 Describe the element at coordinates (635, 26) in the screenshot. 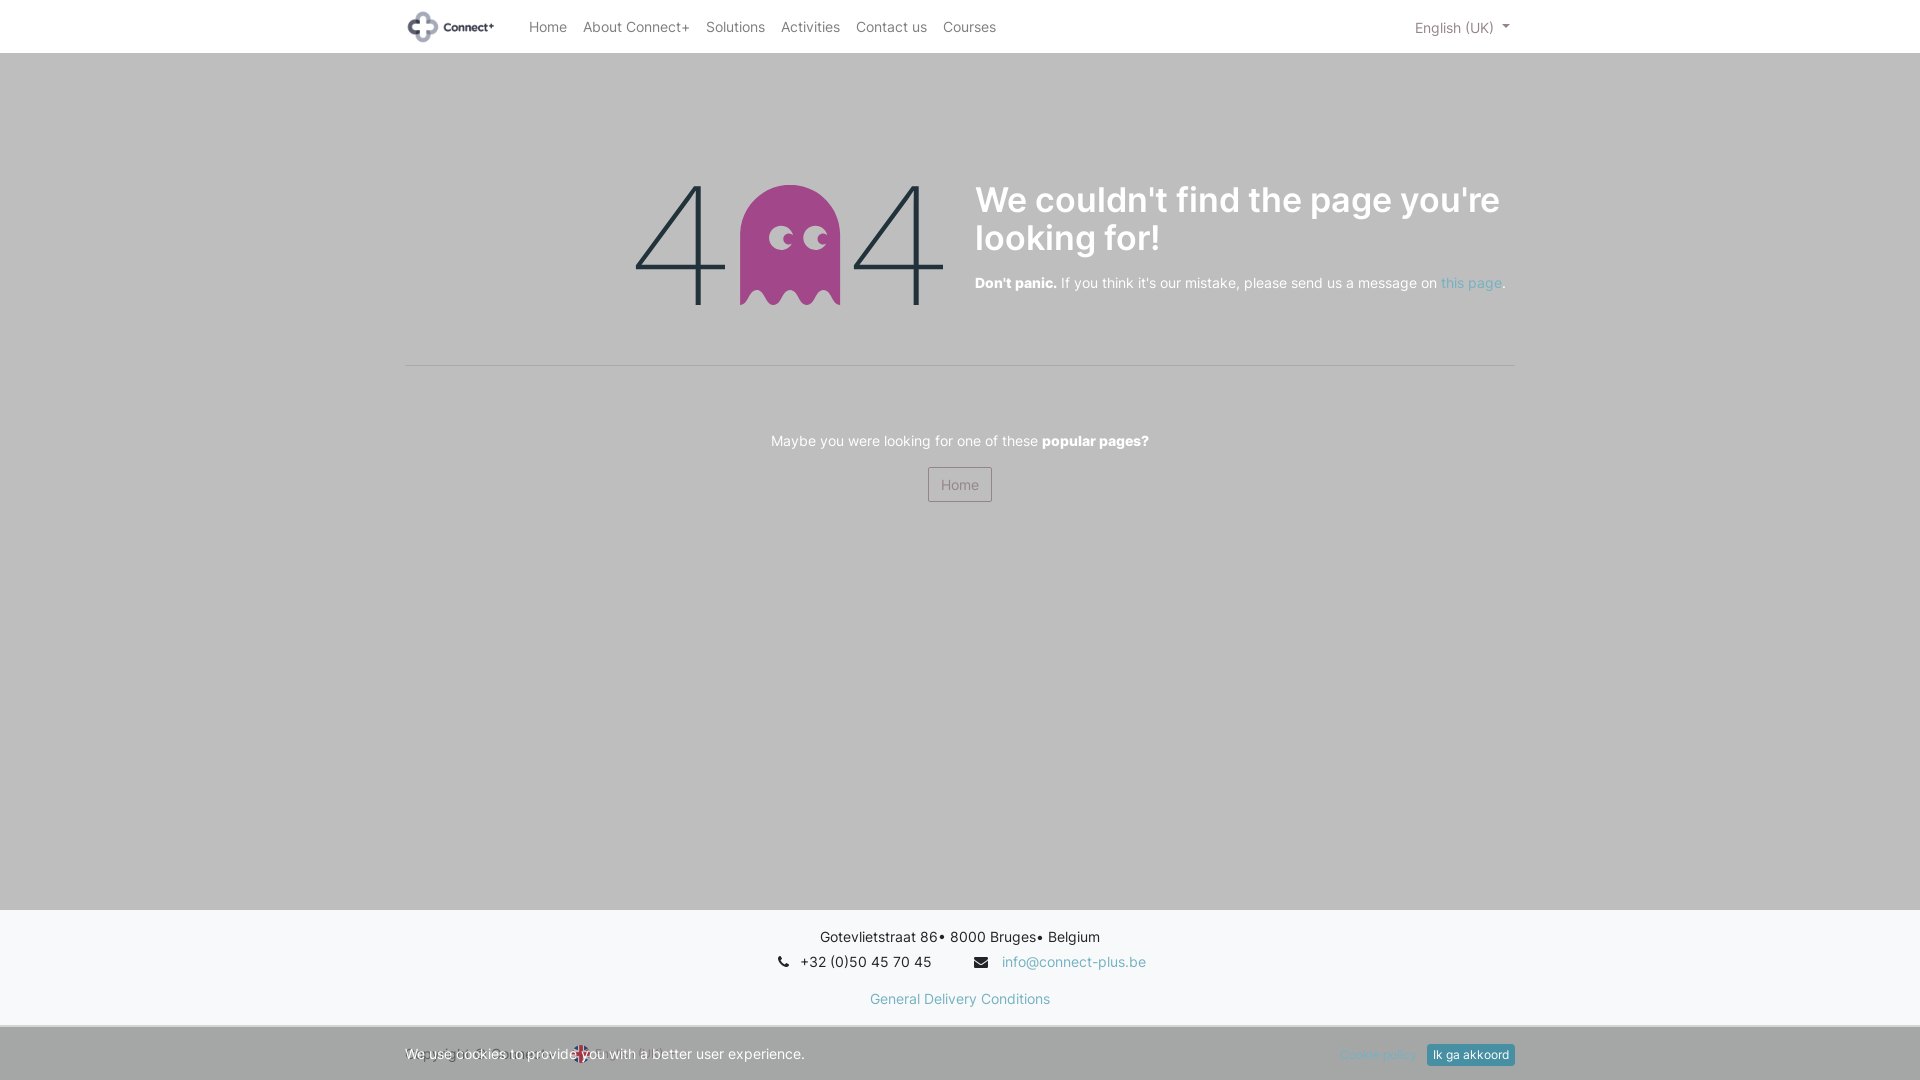

I see `'About Connect+'` at that location.